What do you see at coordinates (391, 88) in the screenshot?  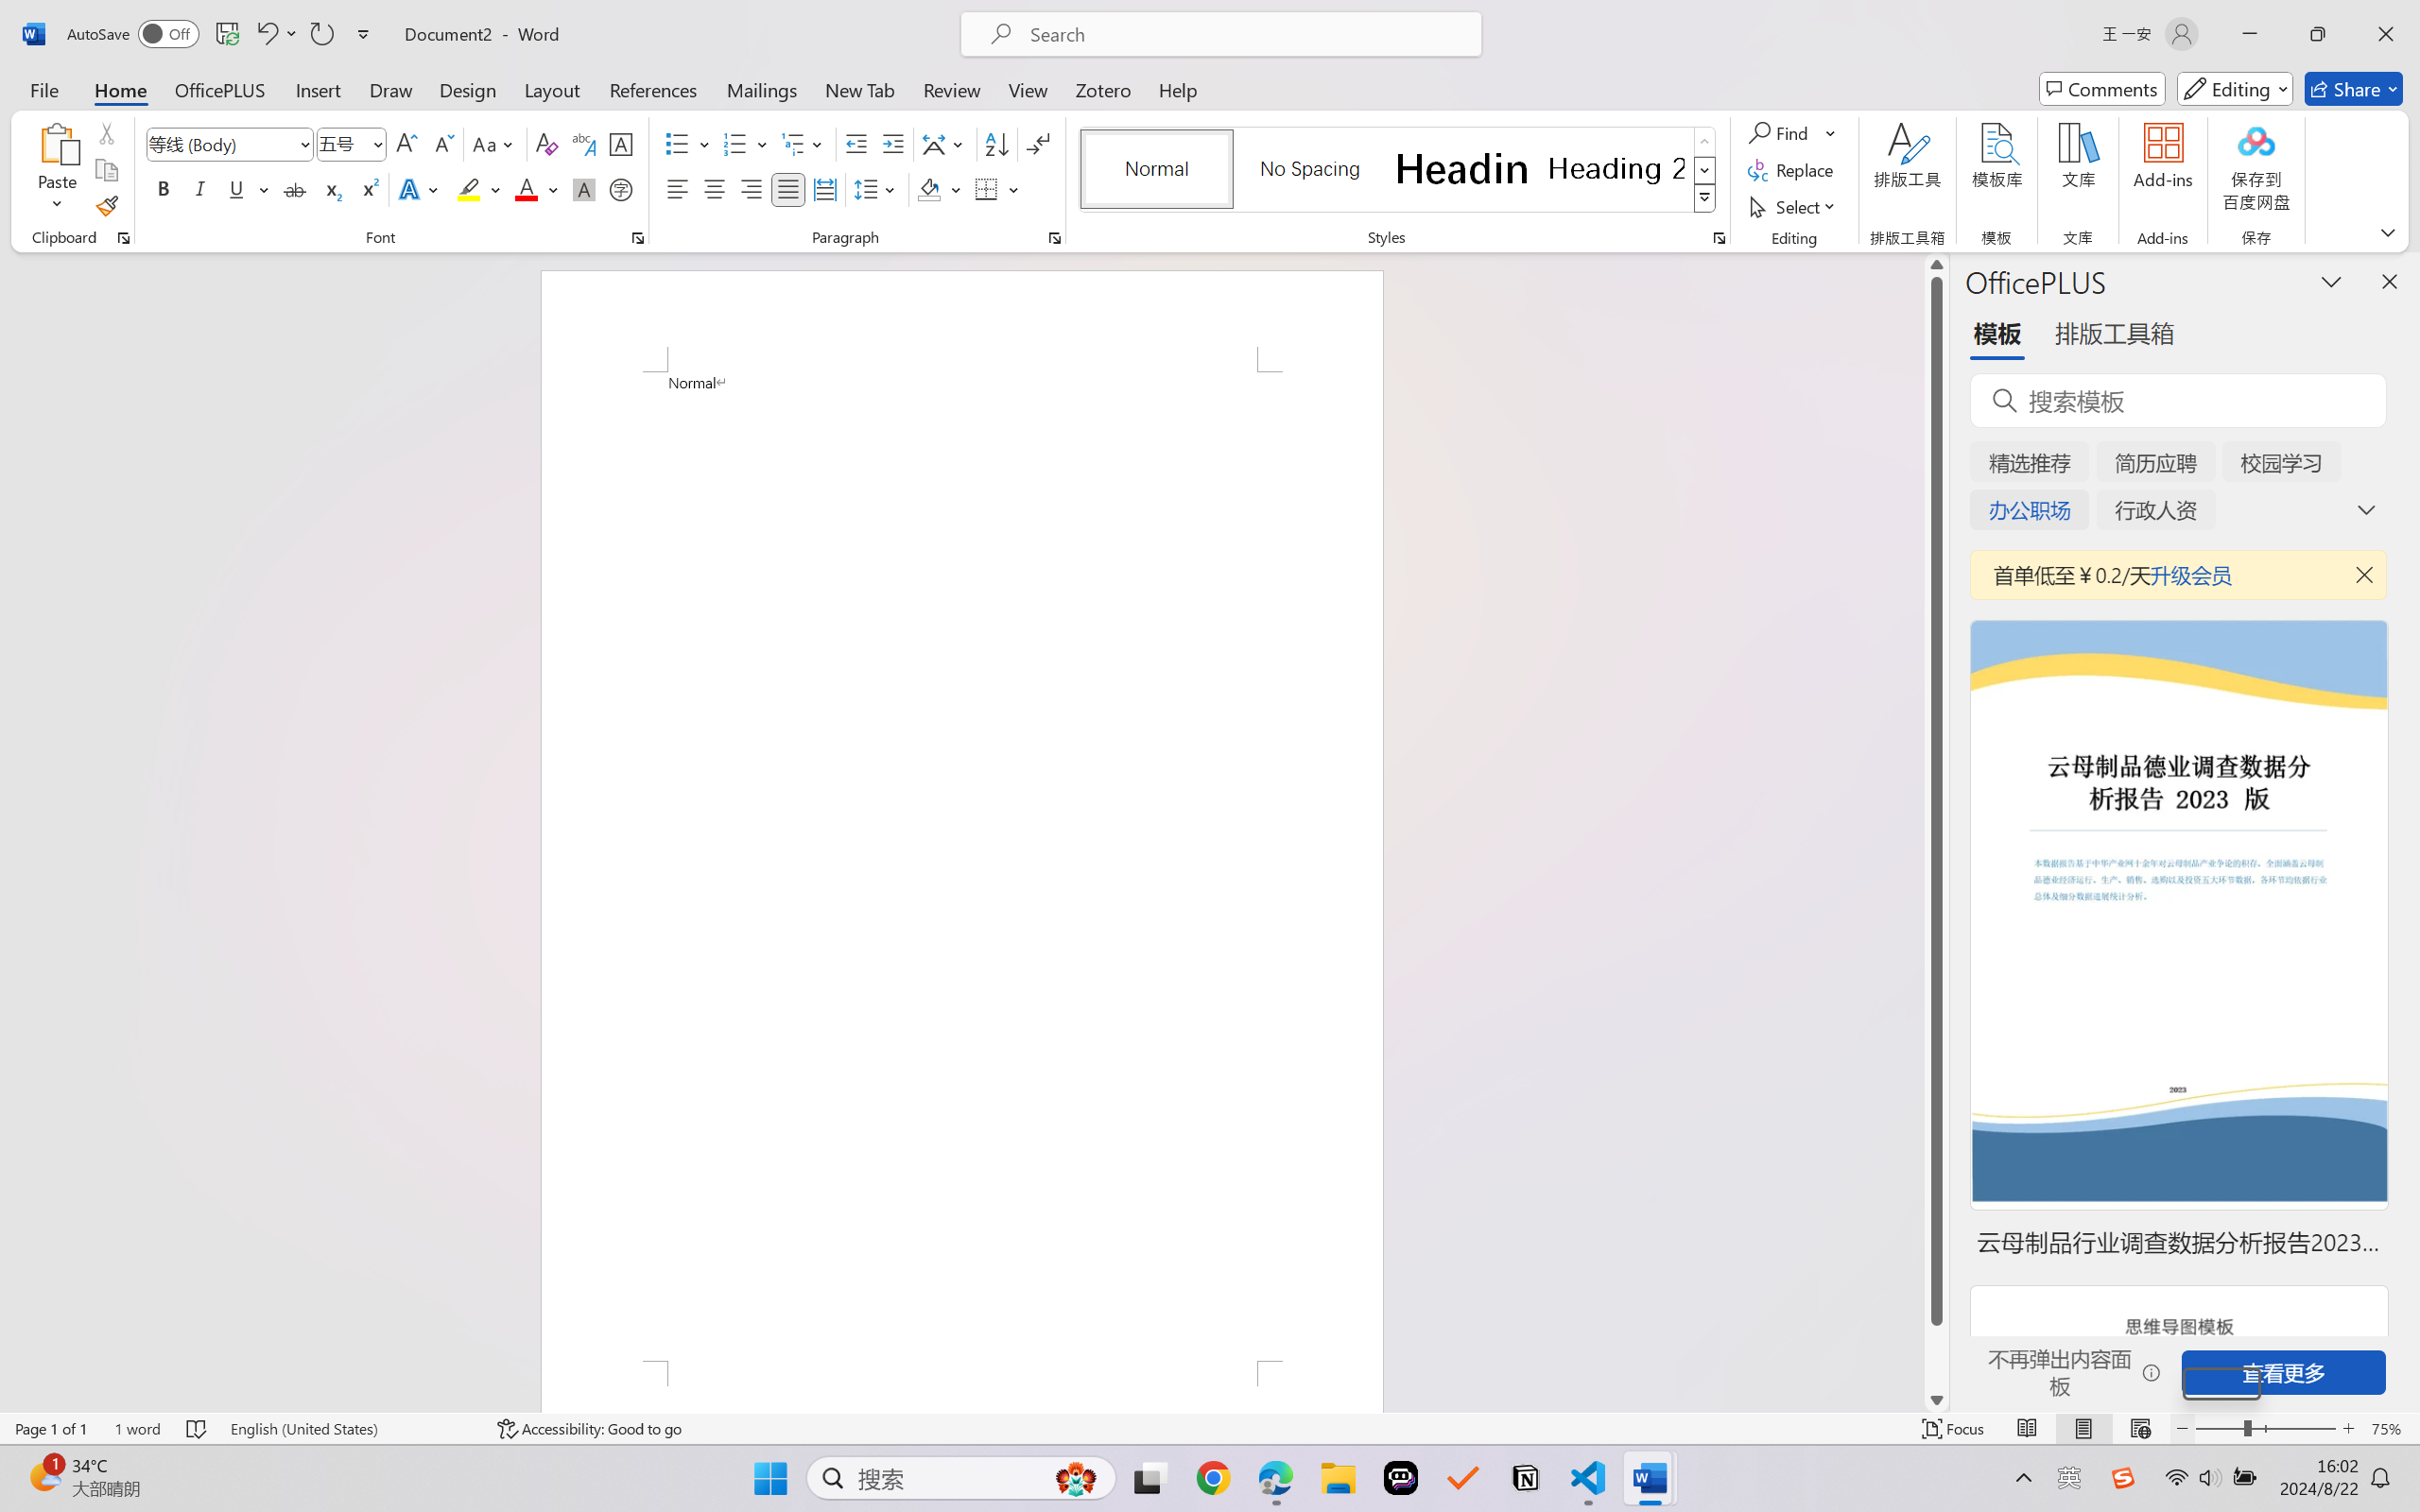 I see `'Draw'` at bounding box center [391, 88].